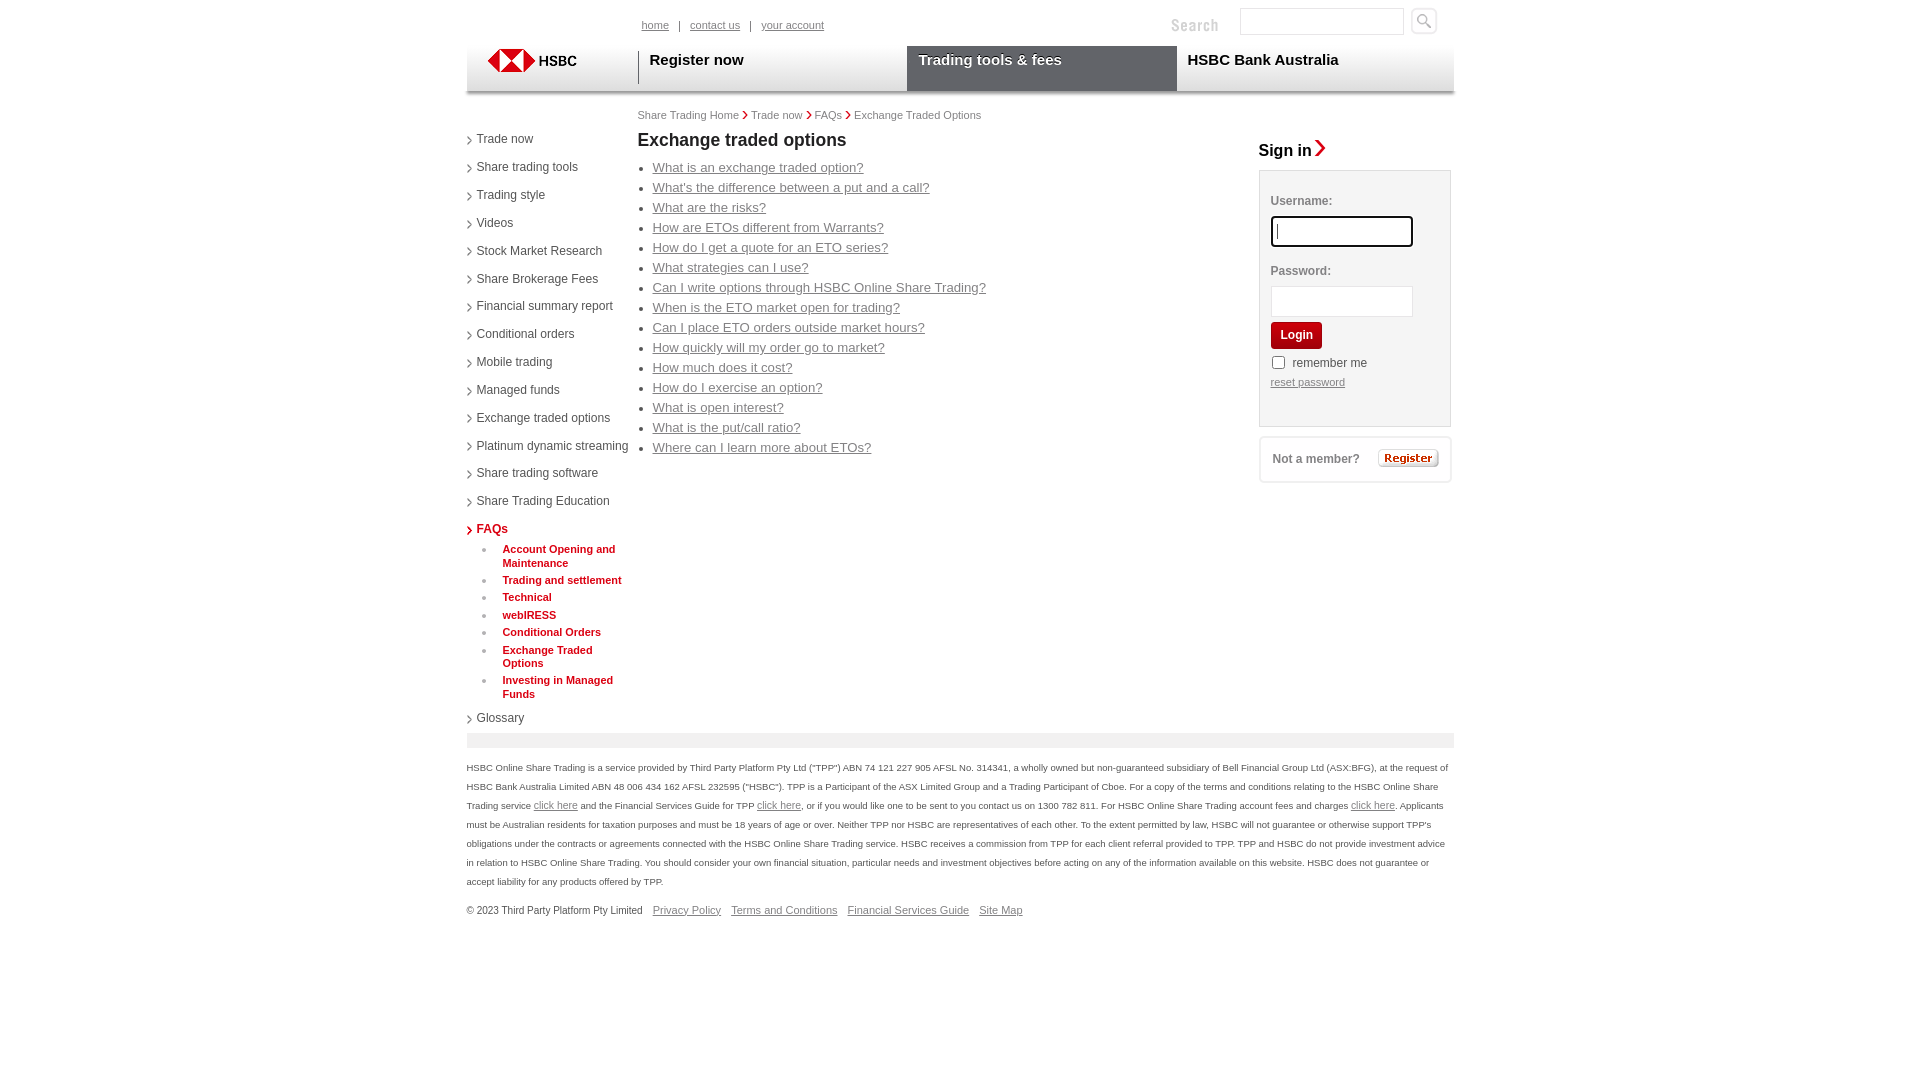 The width and height of the screenshot is (1920, 1080). I want to click on 'Trade now', so click(499, 138).